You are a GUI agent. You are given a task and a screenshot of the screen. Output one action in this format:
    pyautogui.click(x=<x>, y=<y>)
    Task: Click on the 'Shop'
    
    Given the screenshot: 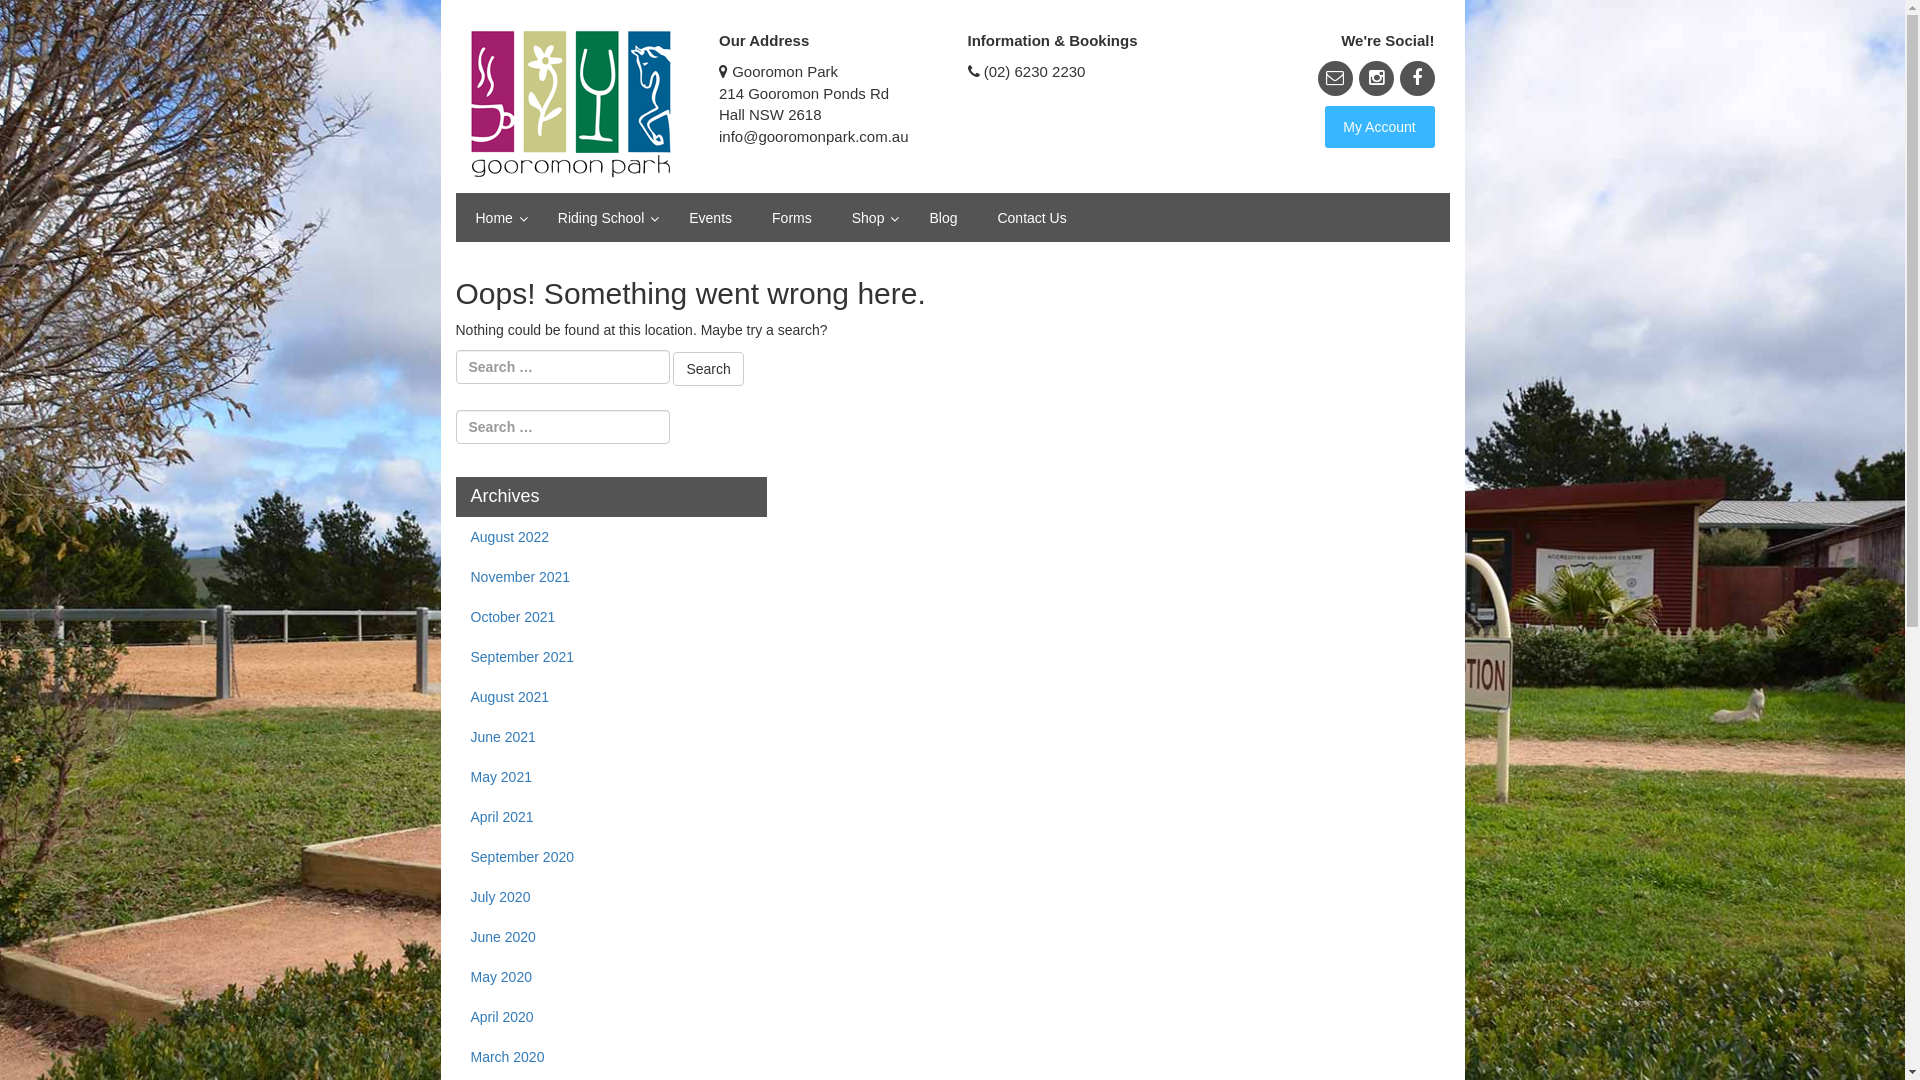 What is the action you would take?
    pyautogui.click(x=870, y=217)
    